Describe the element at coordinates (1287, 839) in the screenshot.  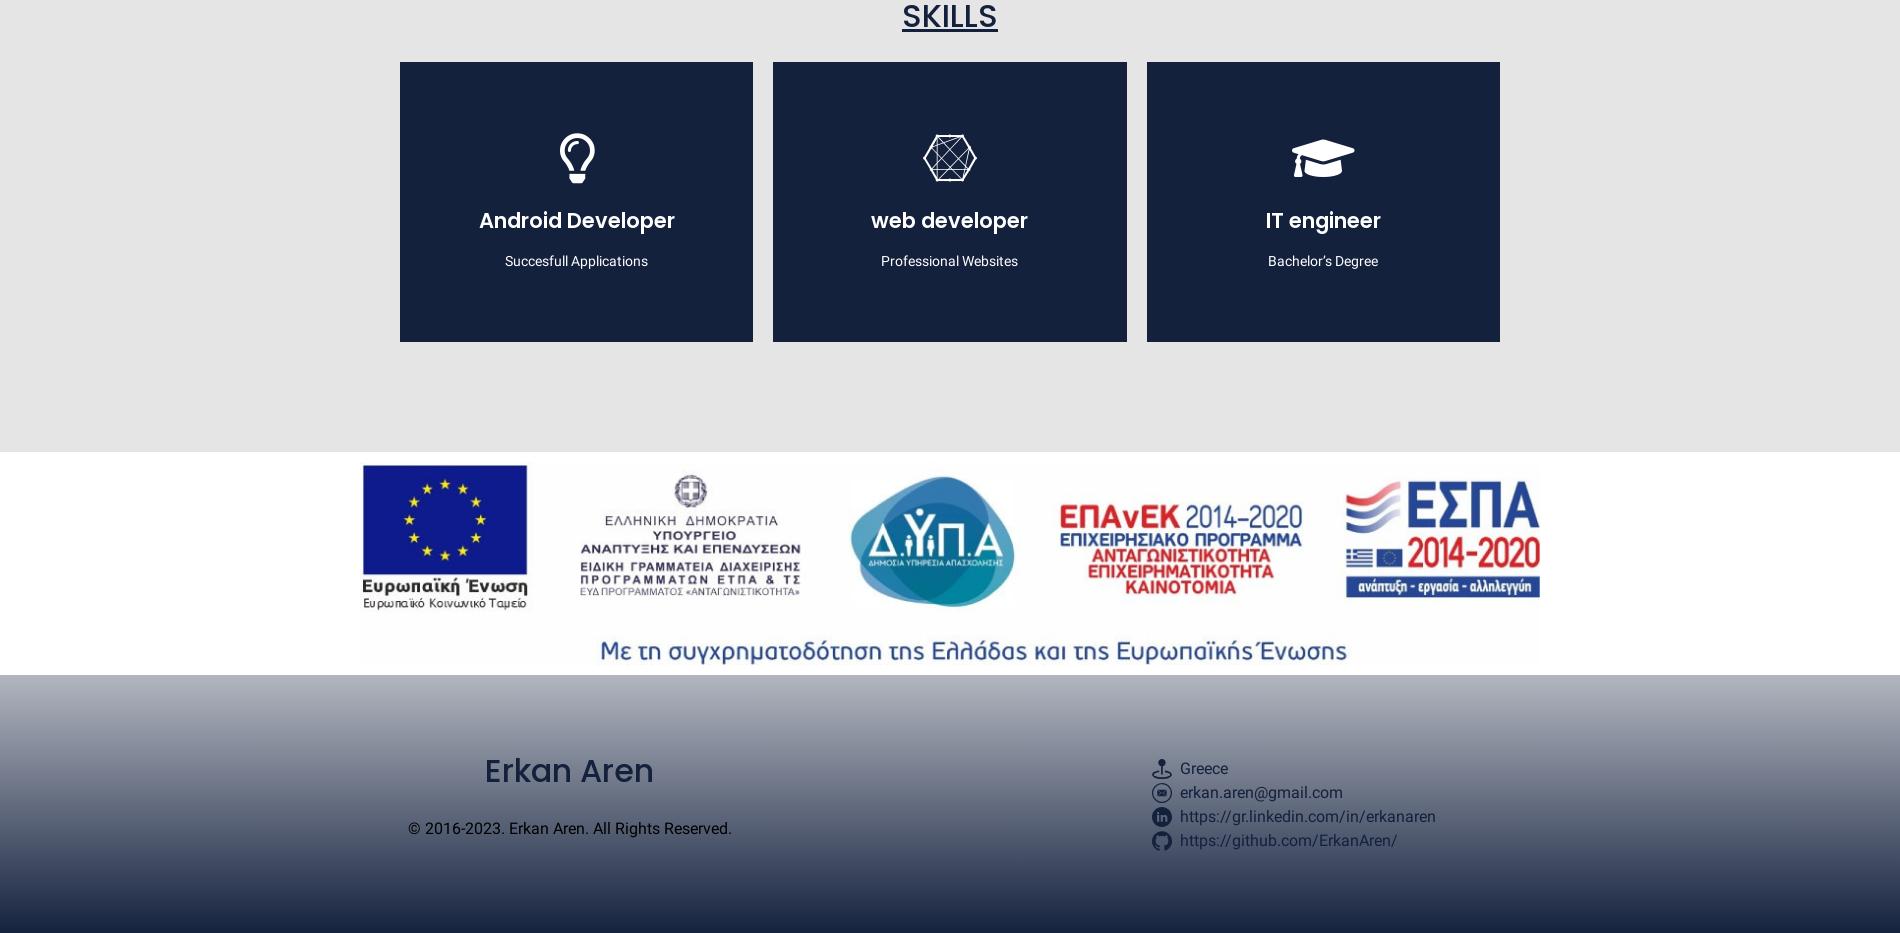
I see `'https://github.com/ErkanAren/'` at that location.